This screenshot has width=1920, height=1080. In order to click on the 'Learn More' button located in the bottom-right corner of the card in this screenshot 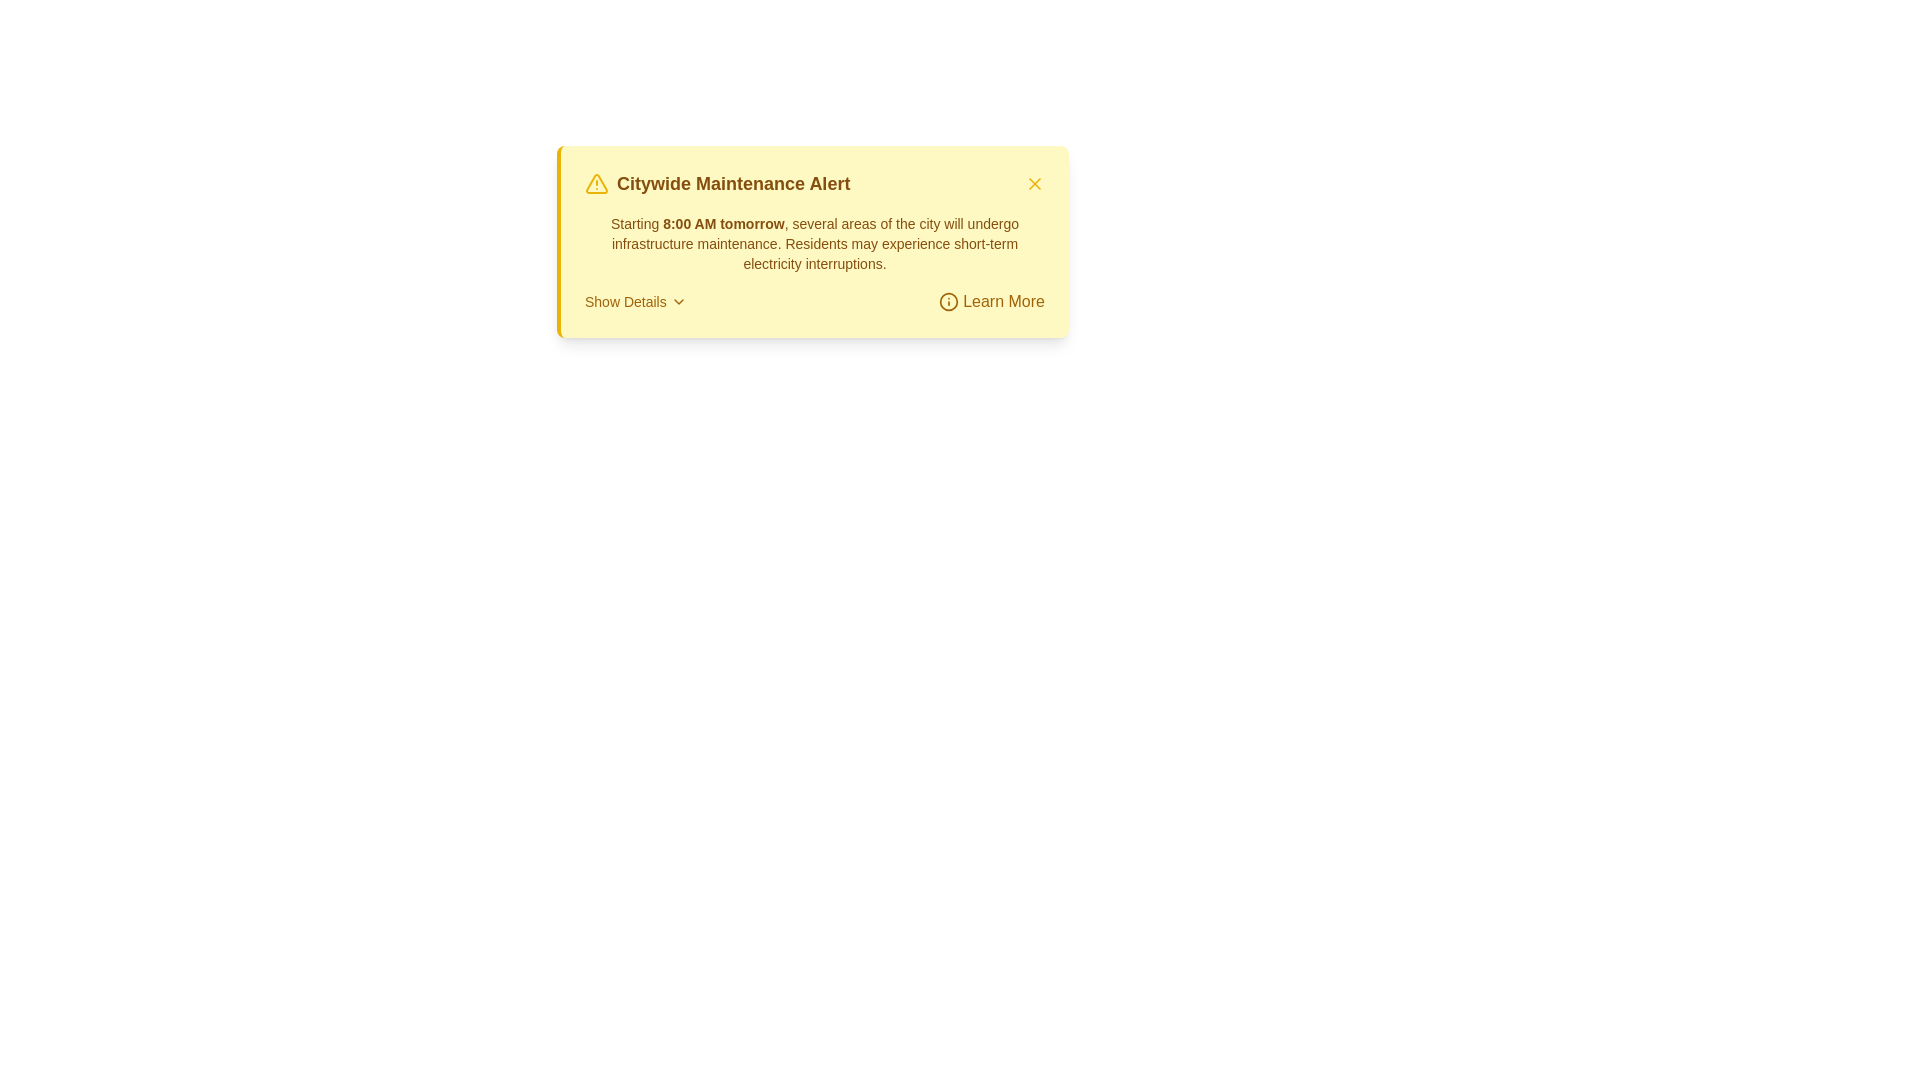, I will do `click(992, 301)`.